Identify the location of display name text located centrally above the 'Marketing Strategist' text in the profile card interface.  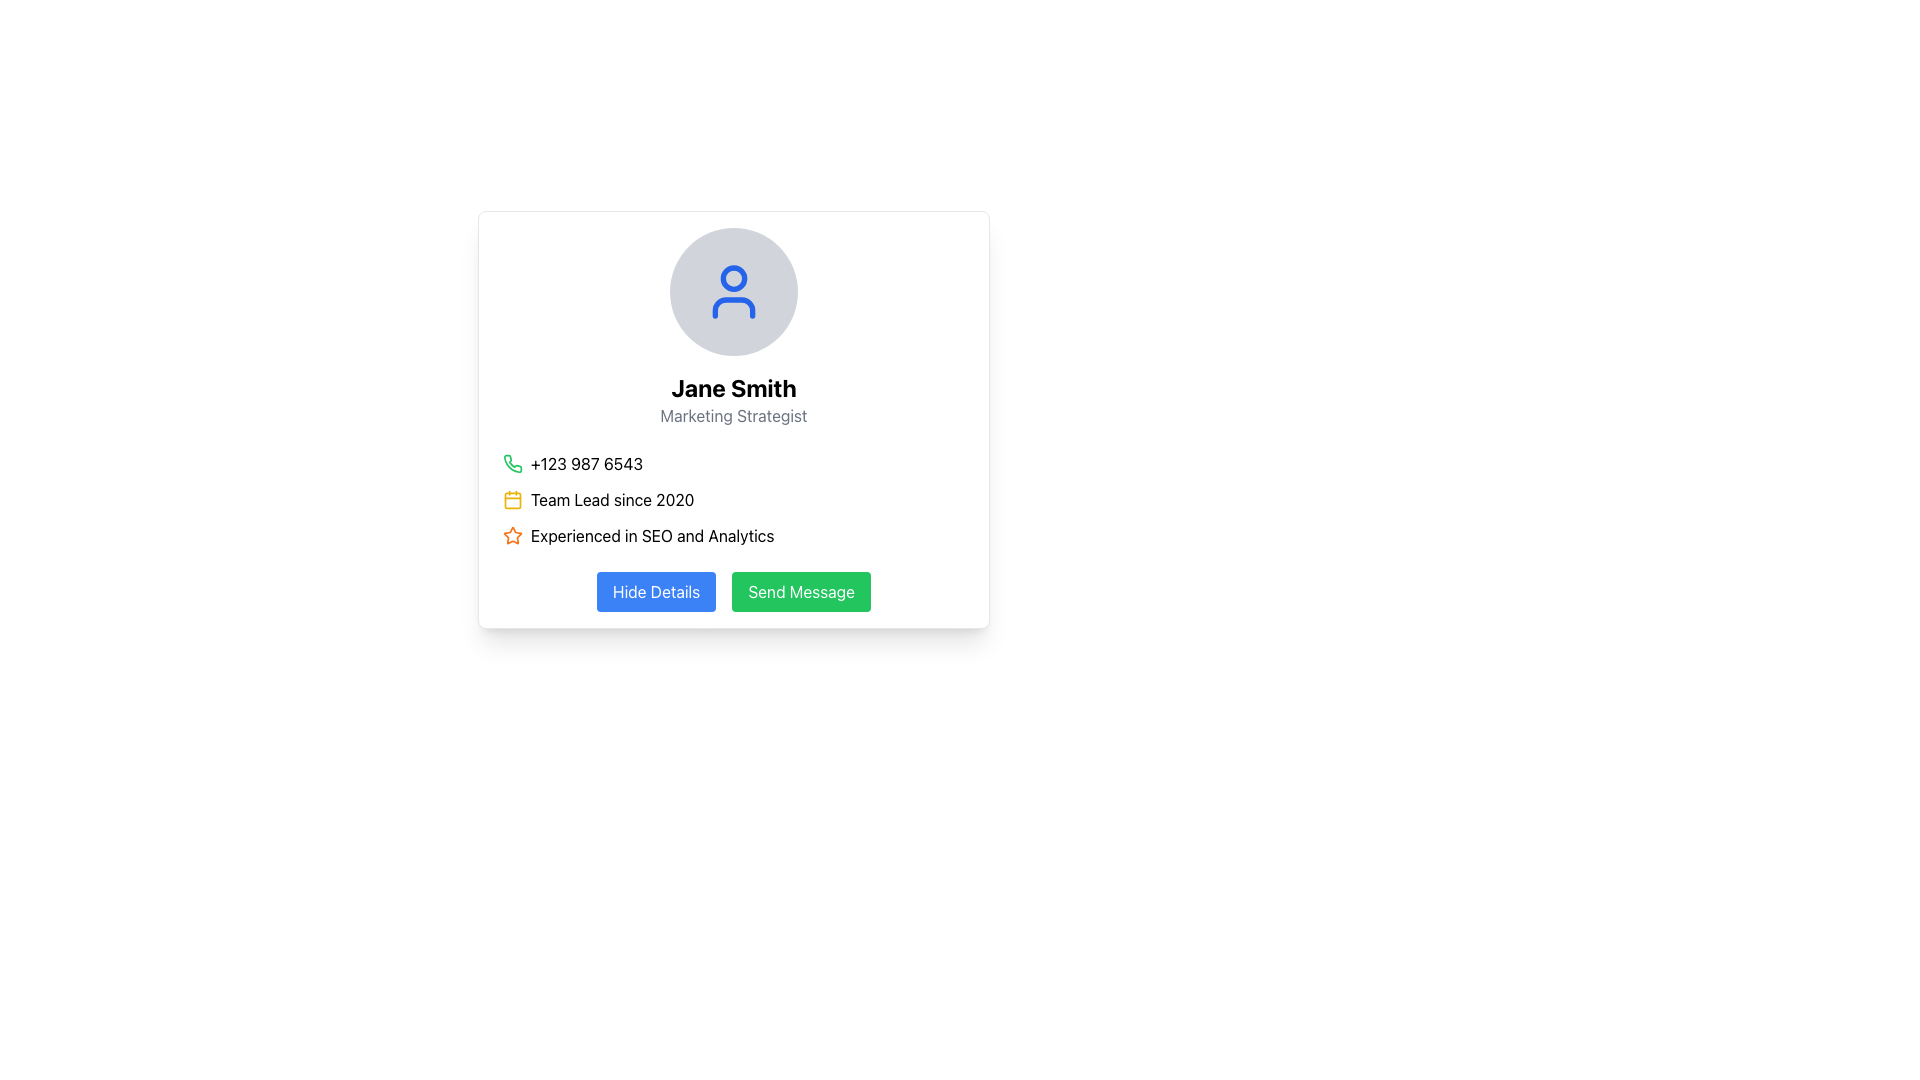
(733, 388).